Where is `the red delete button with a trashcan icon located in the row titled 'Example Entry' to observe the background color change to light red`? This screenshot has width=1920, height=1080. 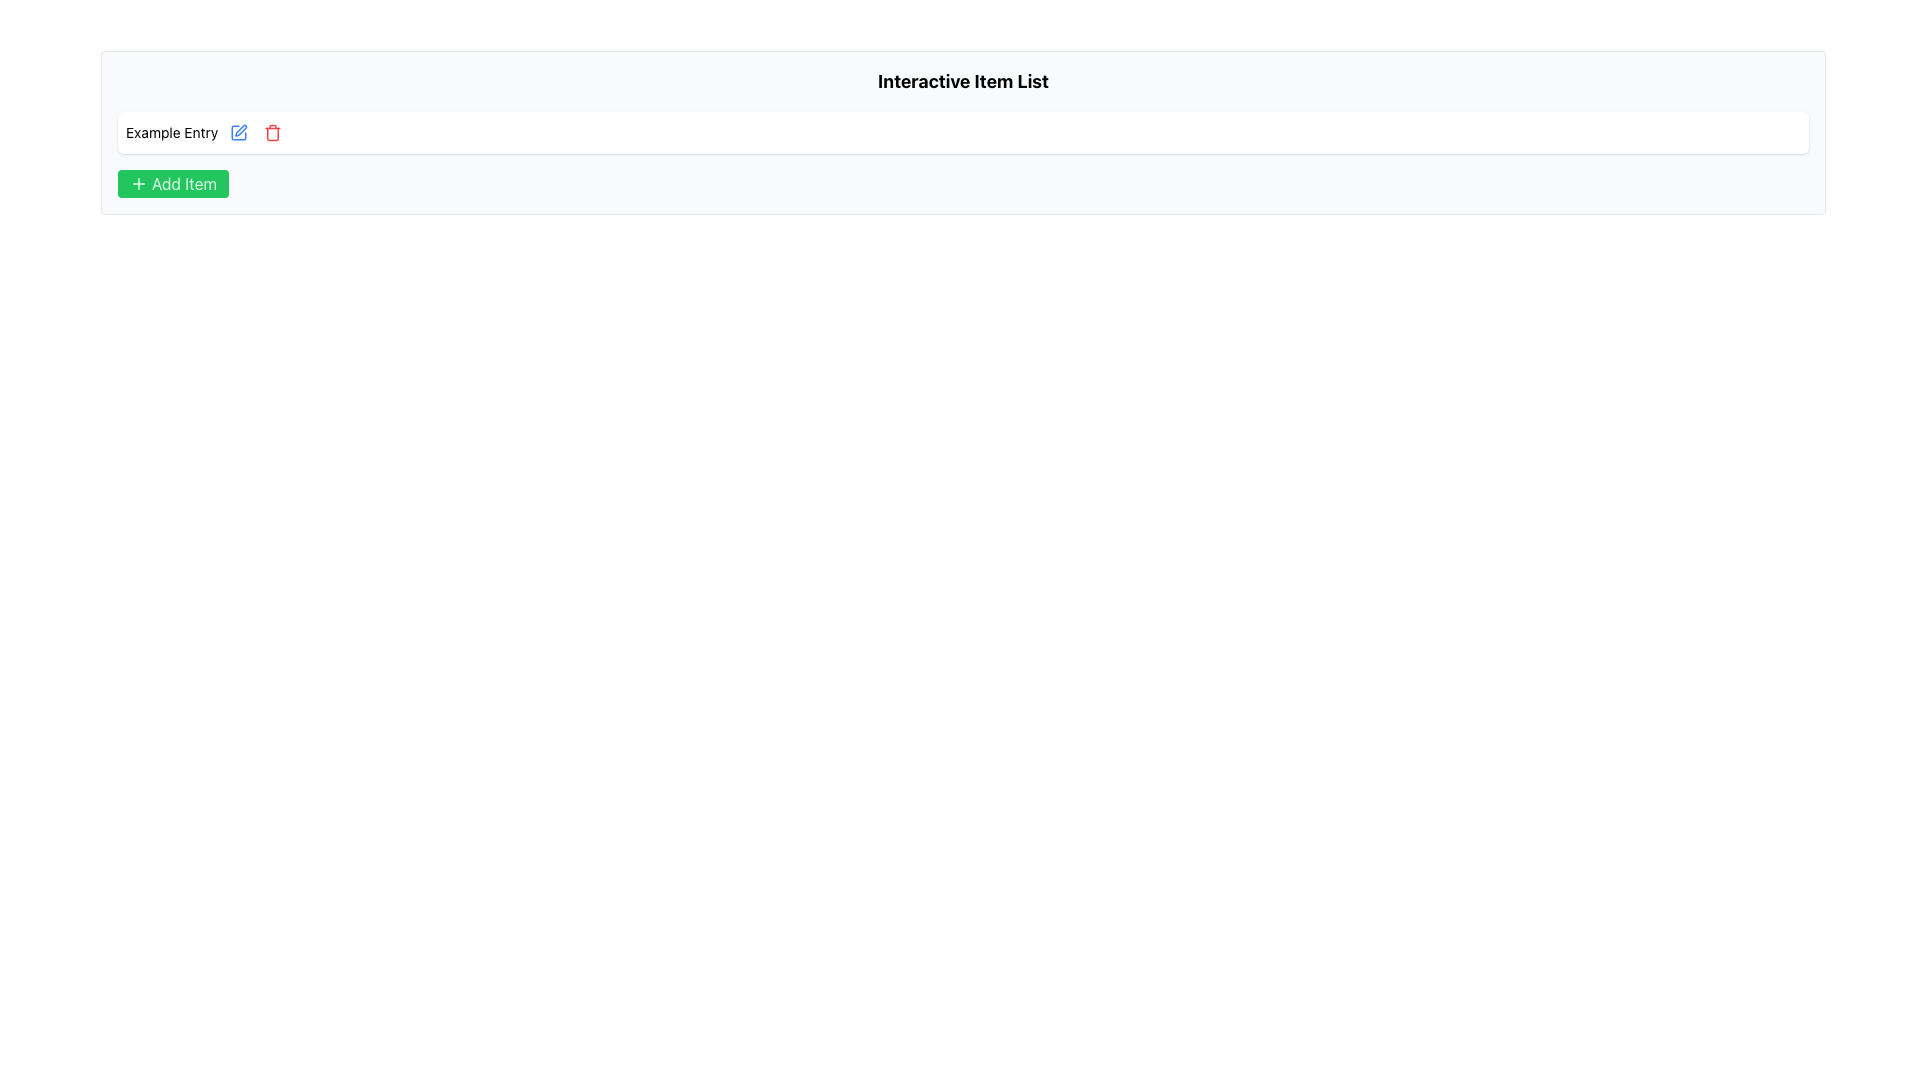
the red delete button with a trashcan icon located in the row titled 'Example Entry' to observe the background color change to light red is located at coordinates (272, 132).